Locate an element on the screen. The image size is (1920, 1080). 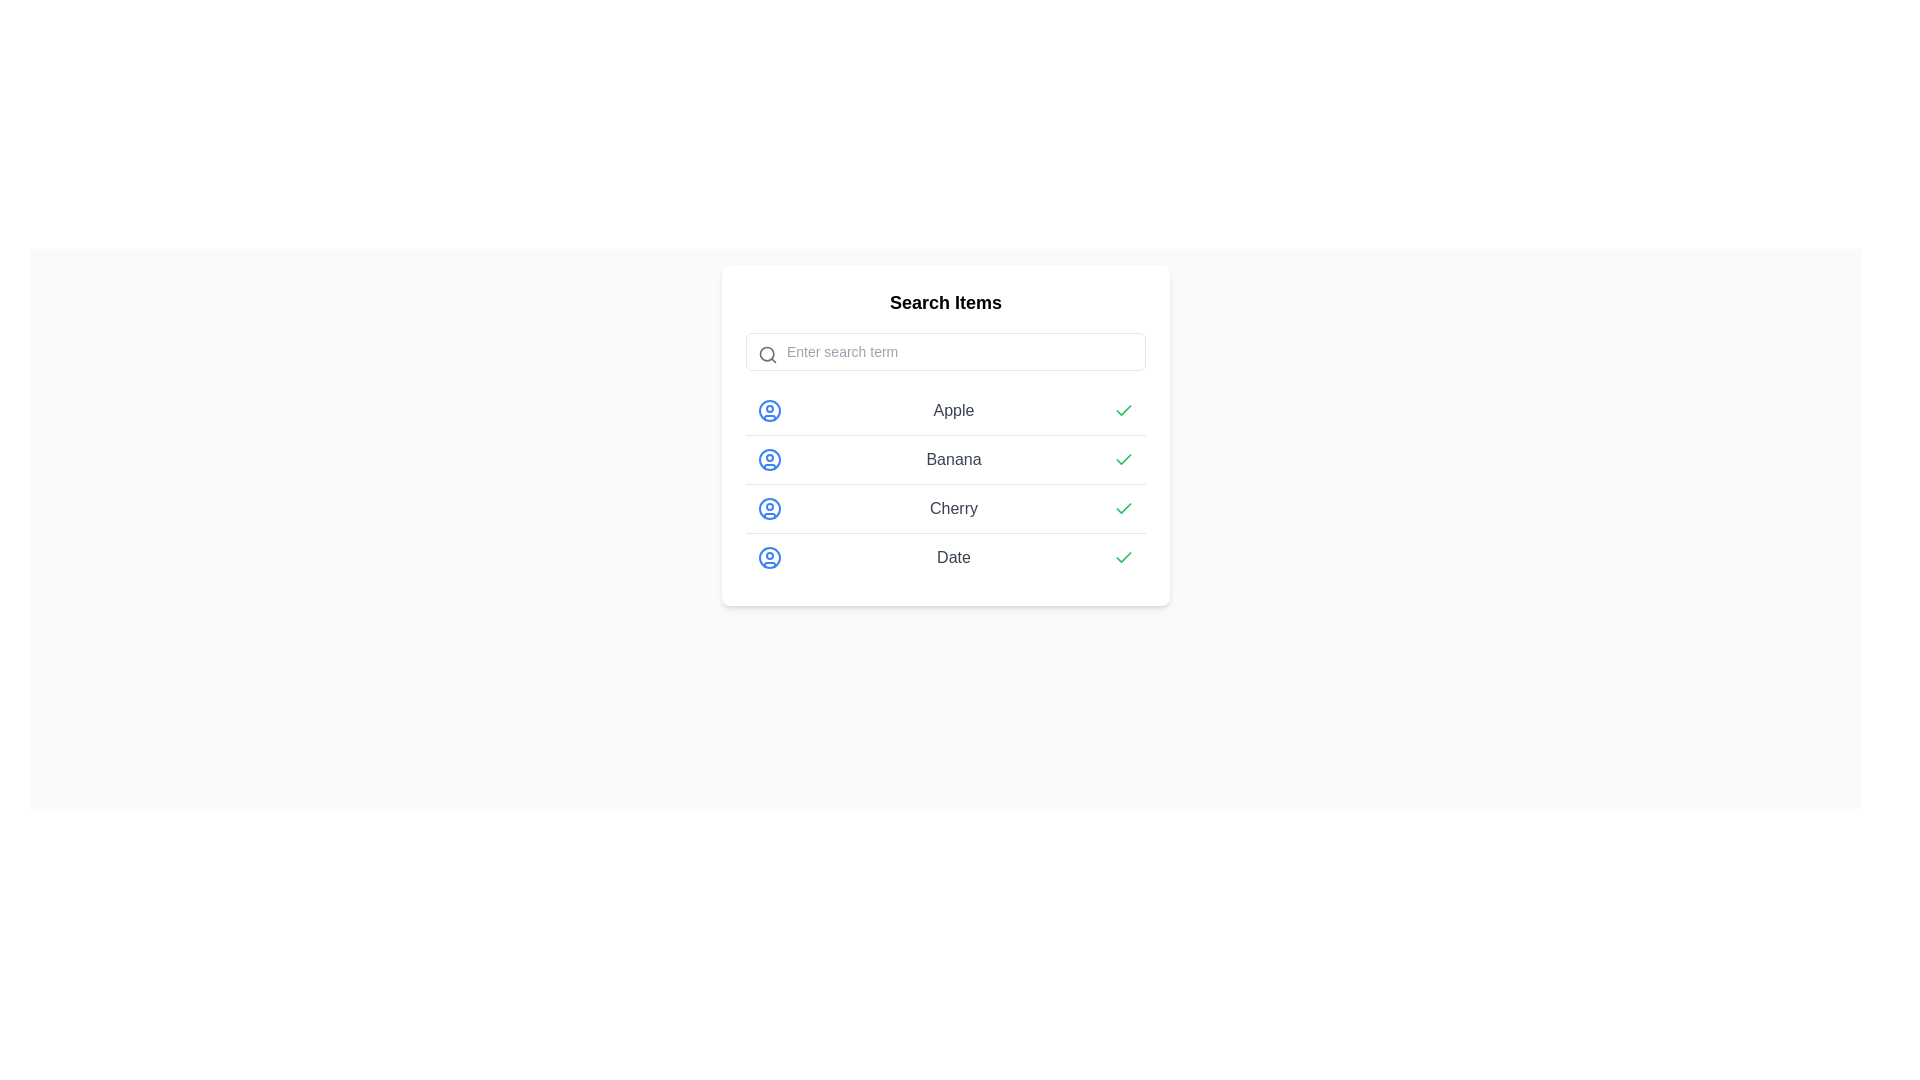
the outermost circular outline of the user profile icon located to the left of the word 'Apple' in the list is located at coordinates (768, 410).